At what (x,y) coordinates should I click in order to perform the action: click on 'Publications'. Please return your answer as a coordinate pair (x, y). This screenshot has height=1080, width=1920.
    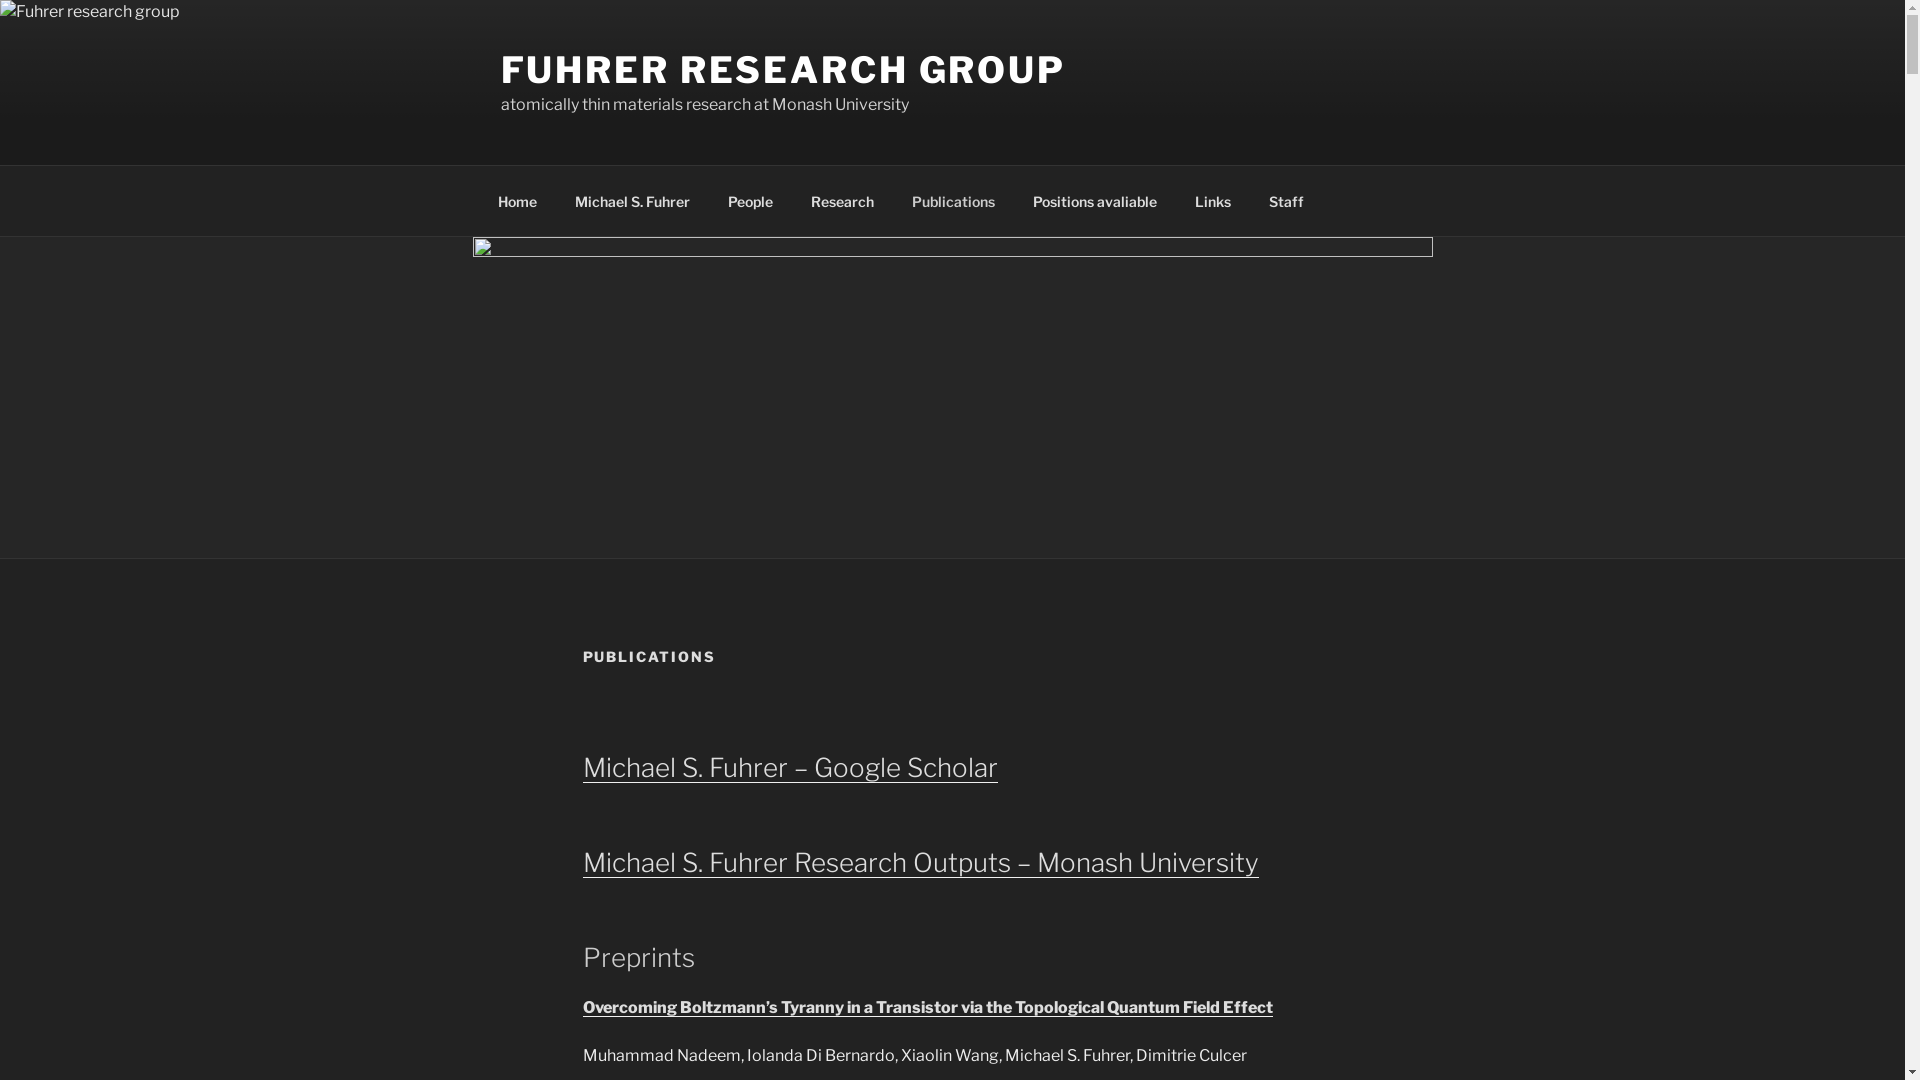
    Looking at the image, I should click on (952, 200).